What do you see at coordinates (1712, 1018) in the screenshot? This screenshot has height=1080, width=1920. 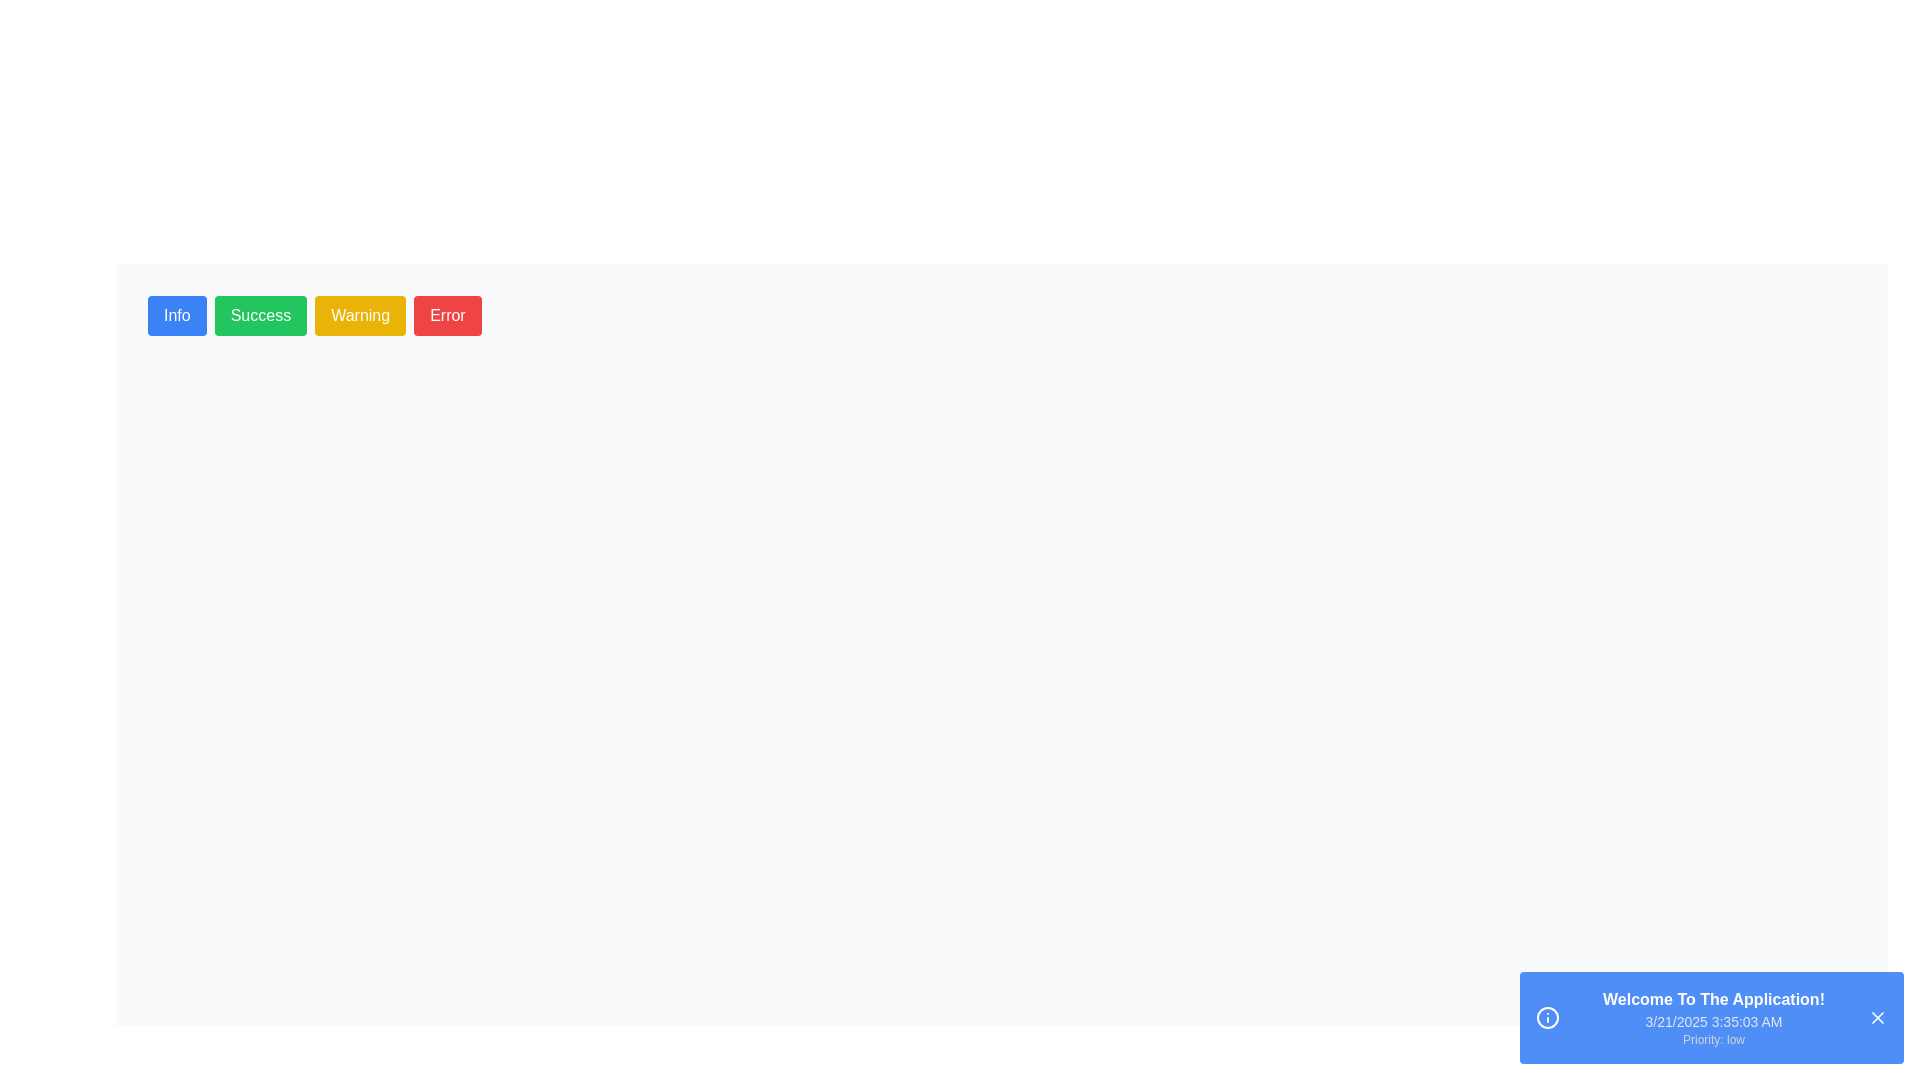 I see `the Text Display Group located in the bottom-right corner of the interface, which presents notification messages with timestamps and priority levels` at bounding box center [1712, 1018].